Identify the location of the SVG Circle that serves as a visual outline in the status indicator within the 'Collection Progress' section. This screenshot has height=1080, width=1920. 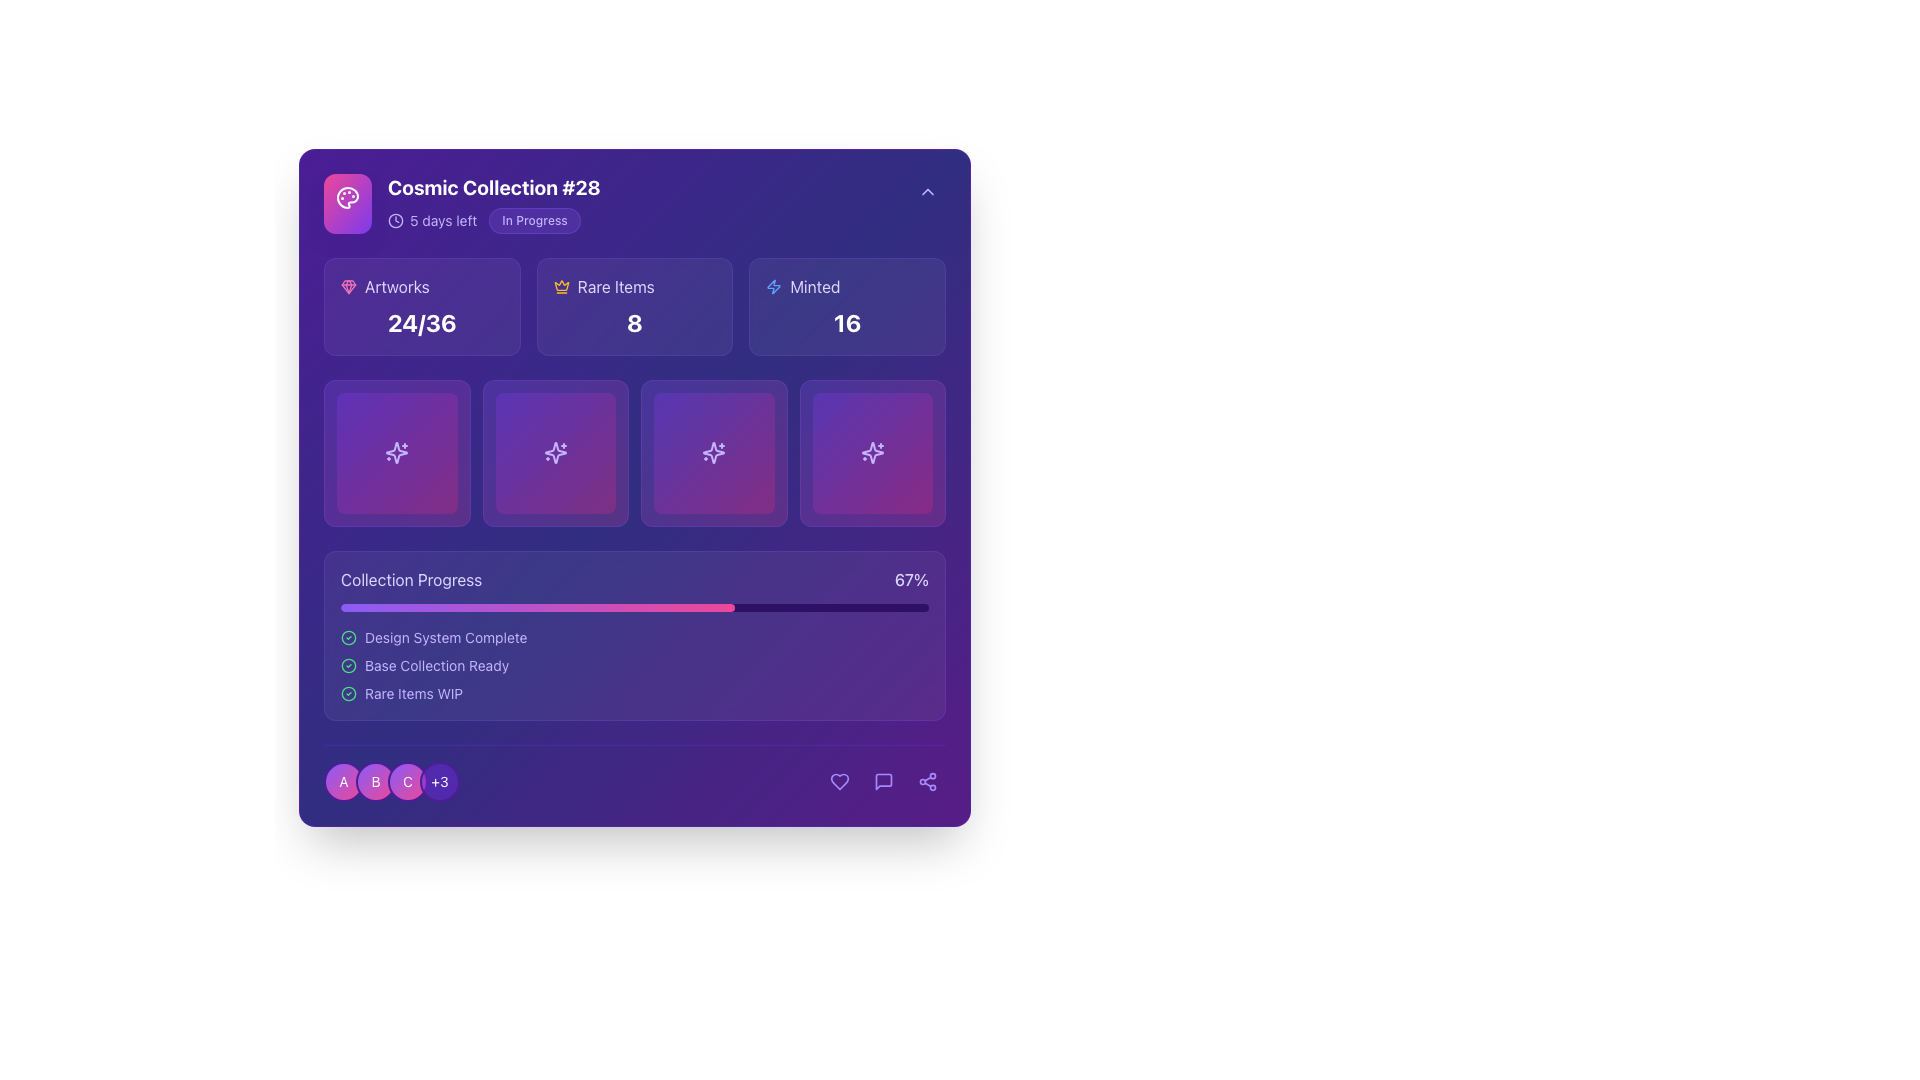
(349, 665).